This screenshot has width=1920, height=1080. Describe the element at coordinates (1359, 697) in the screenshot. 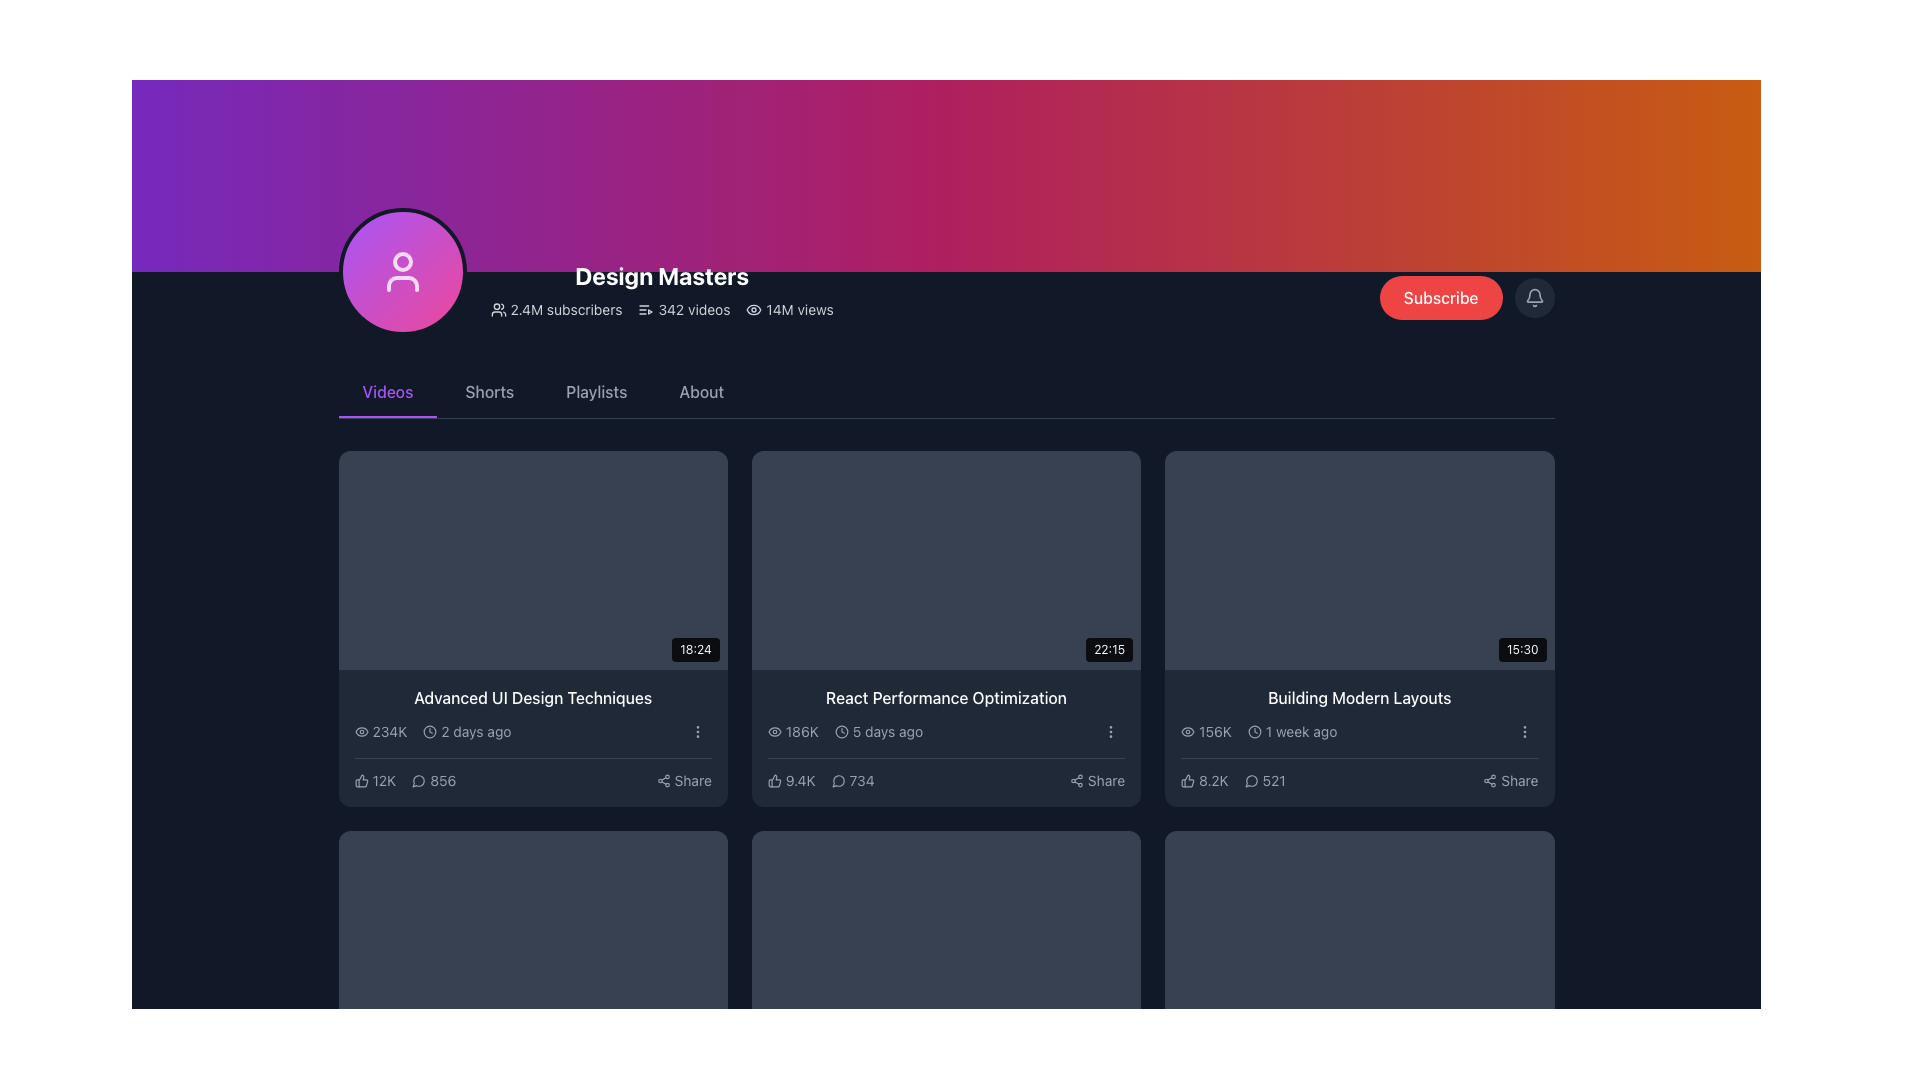

I see `text content of the Text Label titled 'Building Modern Layouts', which is prominently displayed on a dark background and is located in the rightmost column of a grid layout above metadata` at that location.